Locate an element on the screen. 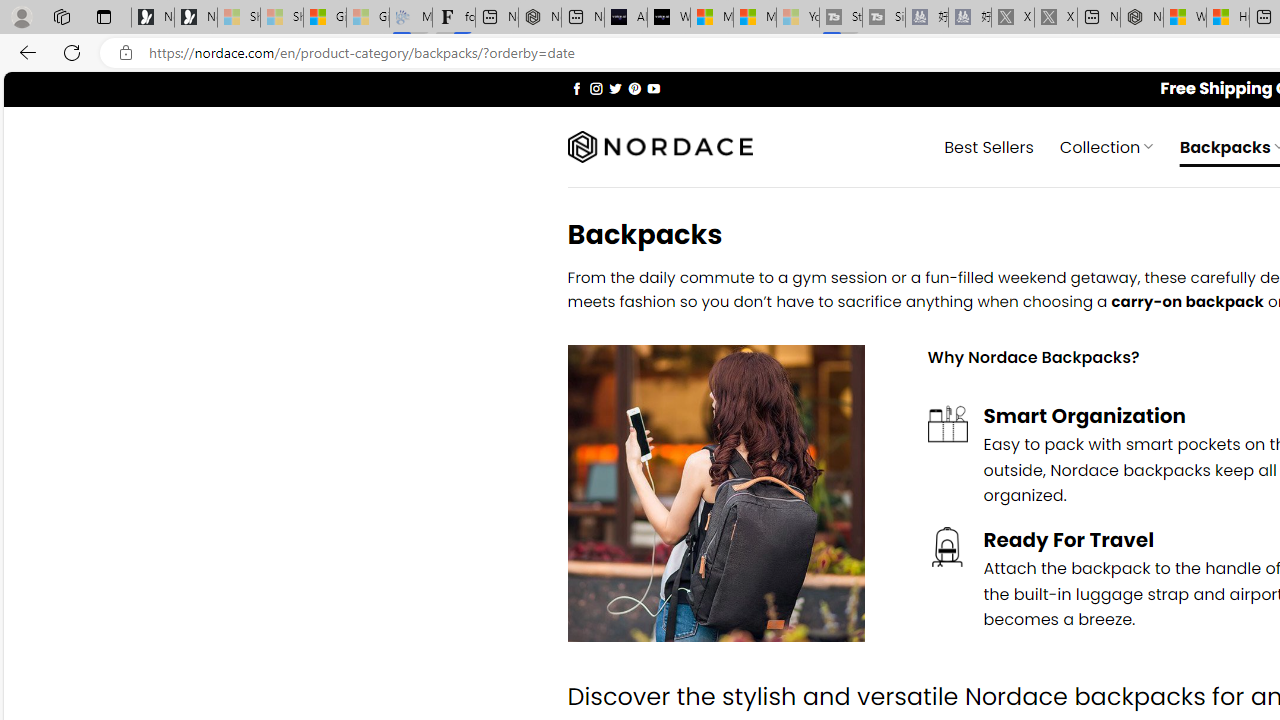 The height and width of the screenshot is (720, 1280). 'Follow on Twitter' is located at coordinates (614, 87).